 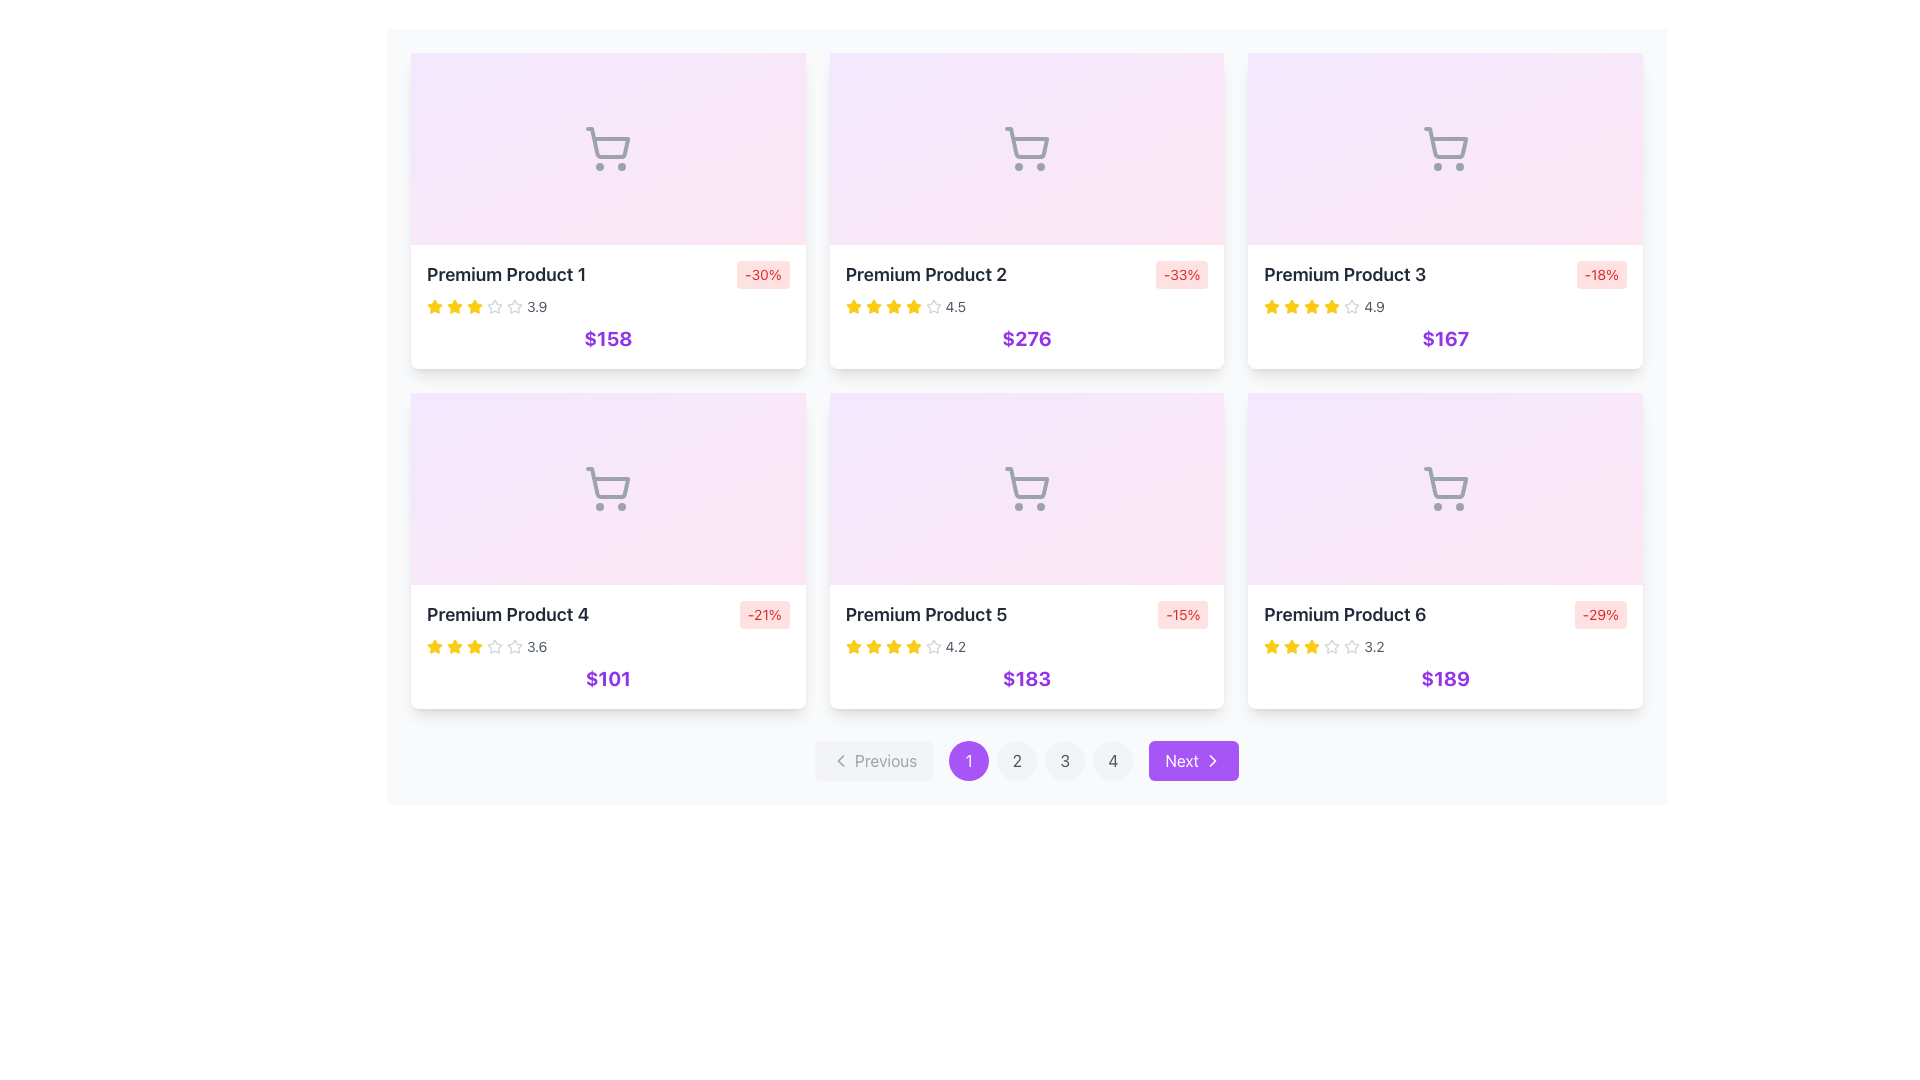 What do you see at coordinates (853, 647) in the screenshot?
I see `the first star-shaped icon in the 5-star rating display for the 'Premium Product 5' to trigger a tooltip or visual feedback` at bounding box center [853, 647].